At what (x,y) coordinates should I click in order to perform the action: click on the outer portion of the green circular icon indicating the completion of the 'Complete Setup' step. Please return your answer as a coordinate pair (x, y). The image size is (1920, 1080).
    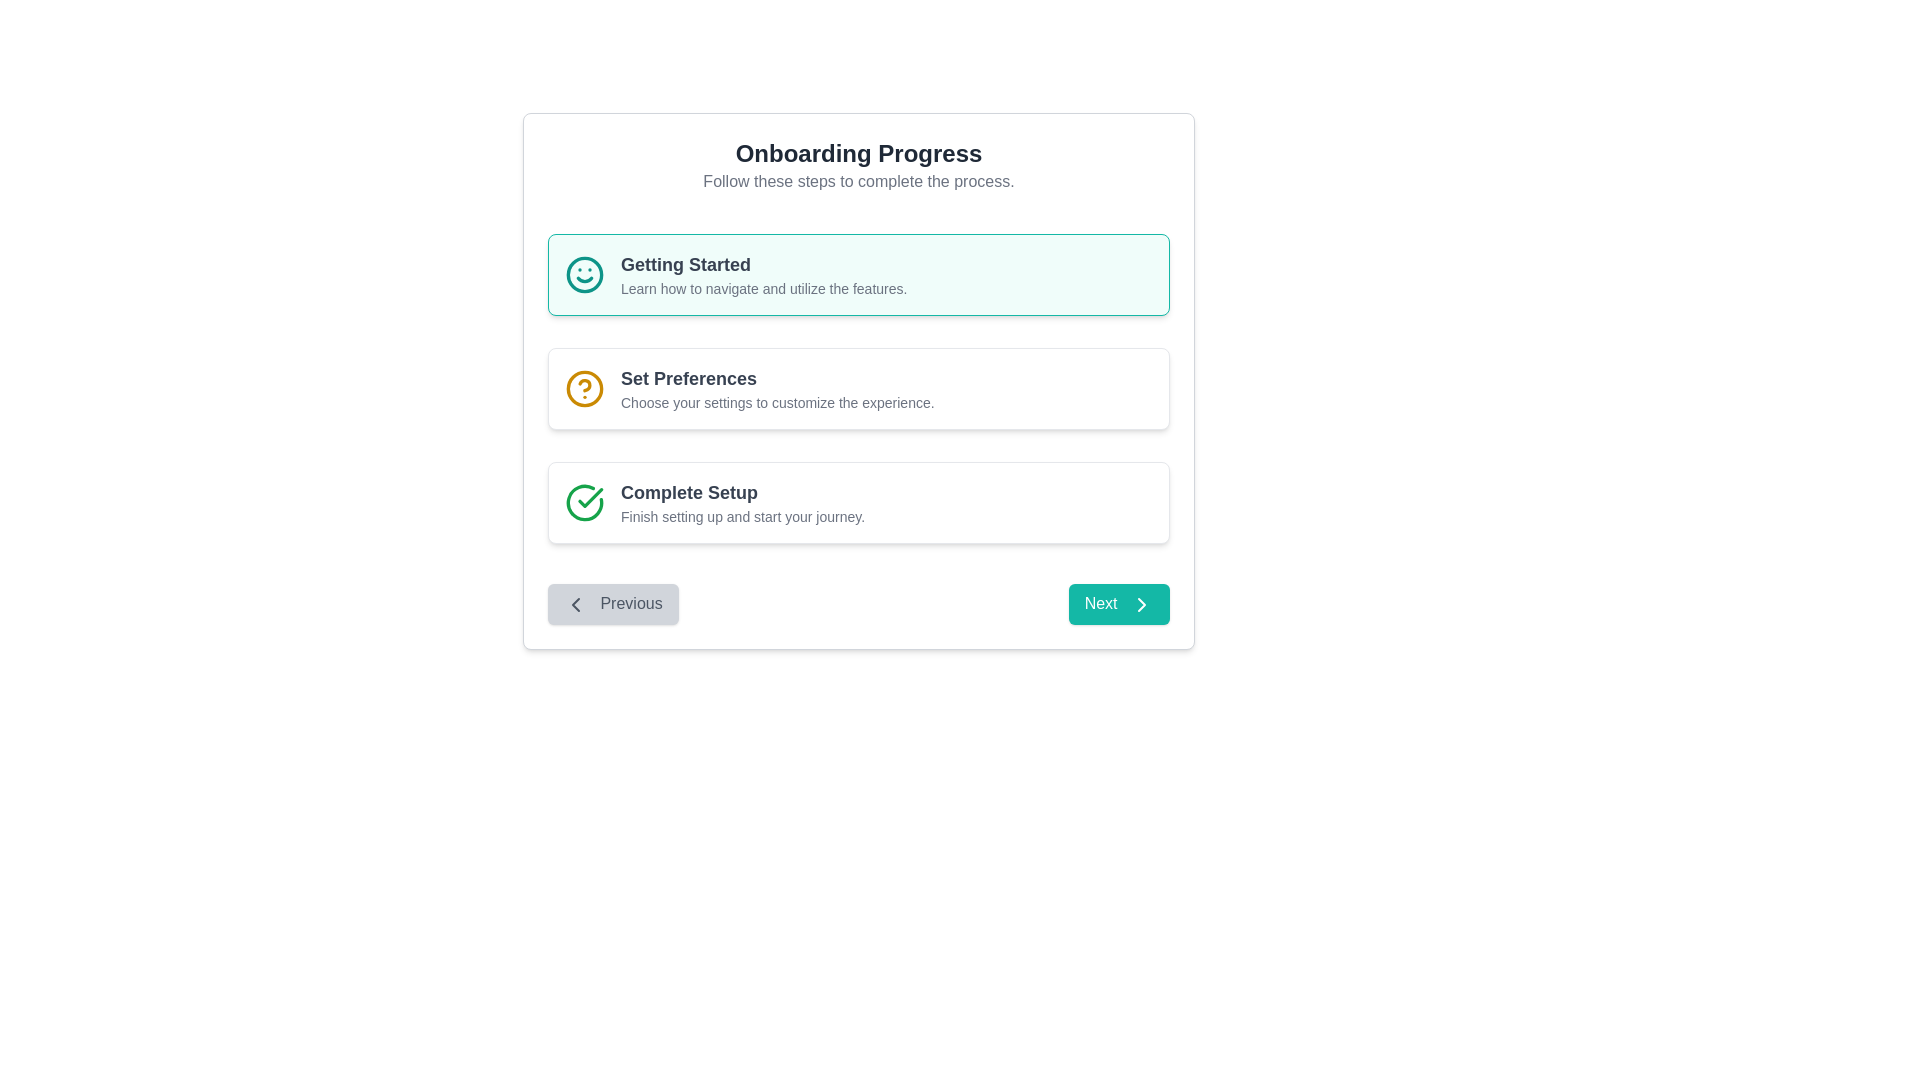
    Looking at the image, I should click on (584, 501).